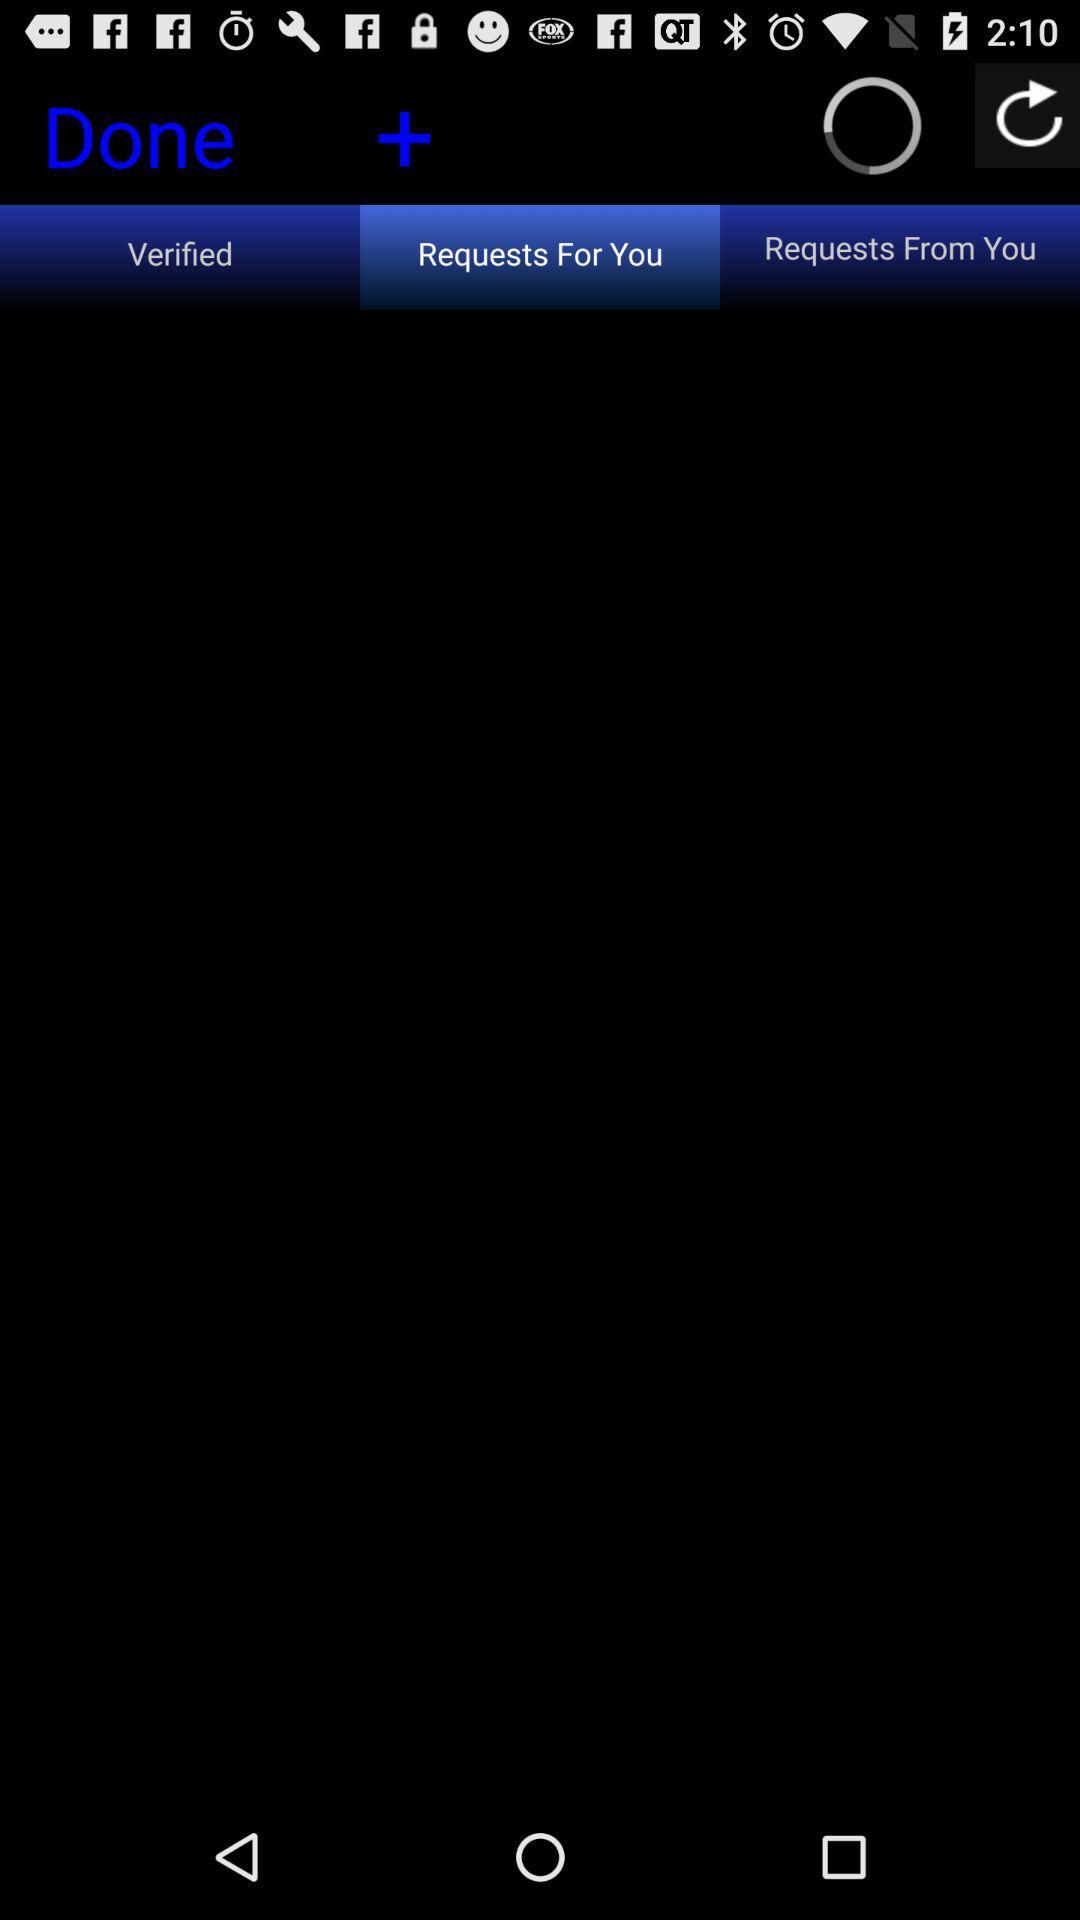 Image resolution: width=1080 pixels, height=1920 pixels. Describe the element at coordinates (180, 256) in the screenshot. I see `the verified` at that location.